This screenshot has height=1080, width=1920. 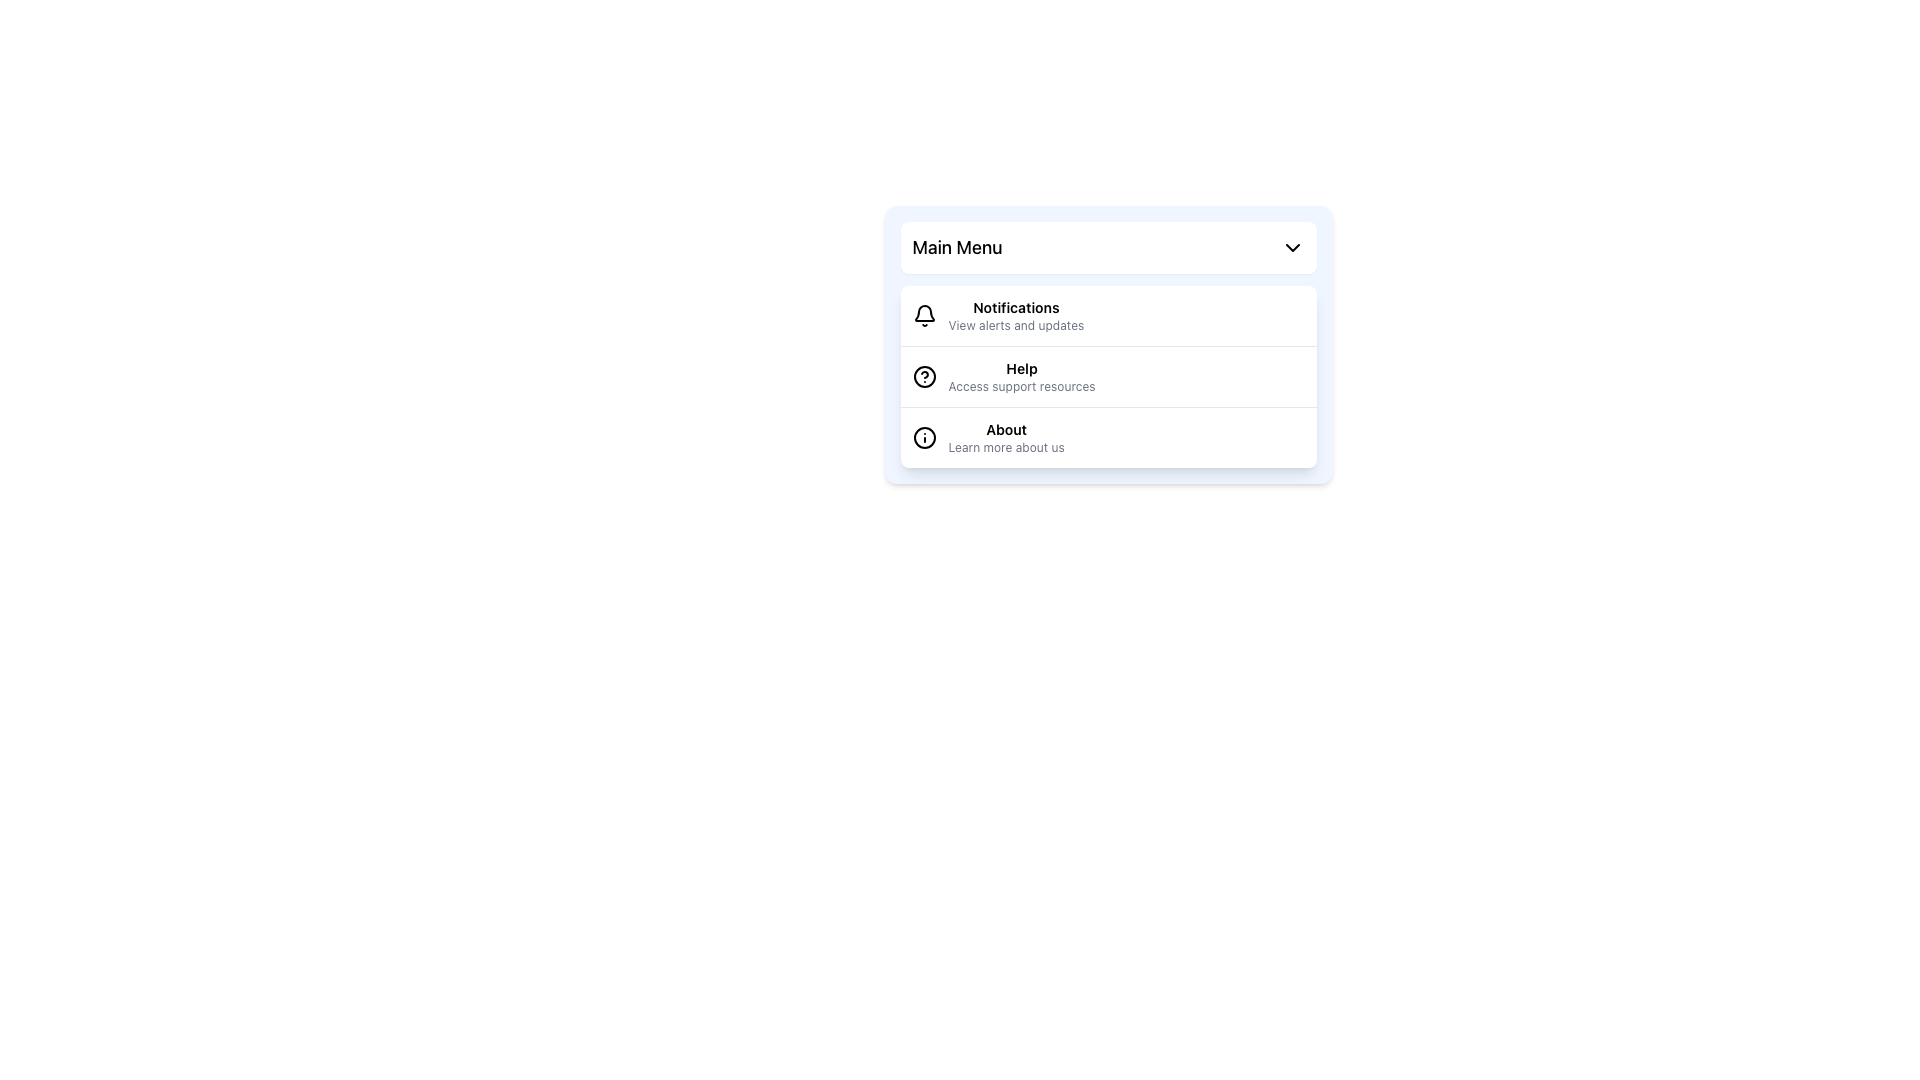 I want to click on the circular outline icon with a question mark, positioned to the left of the 'Help' text, so click(x=923, y=377).